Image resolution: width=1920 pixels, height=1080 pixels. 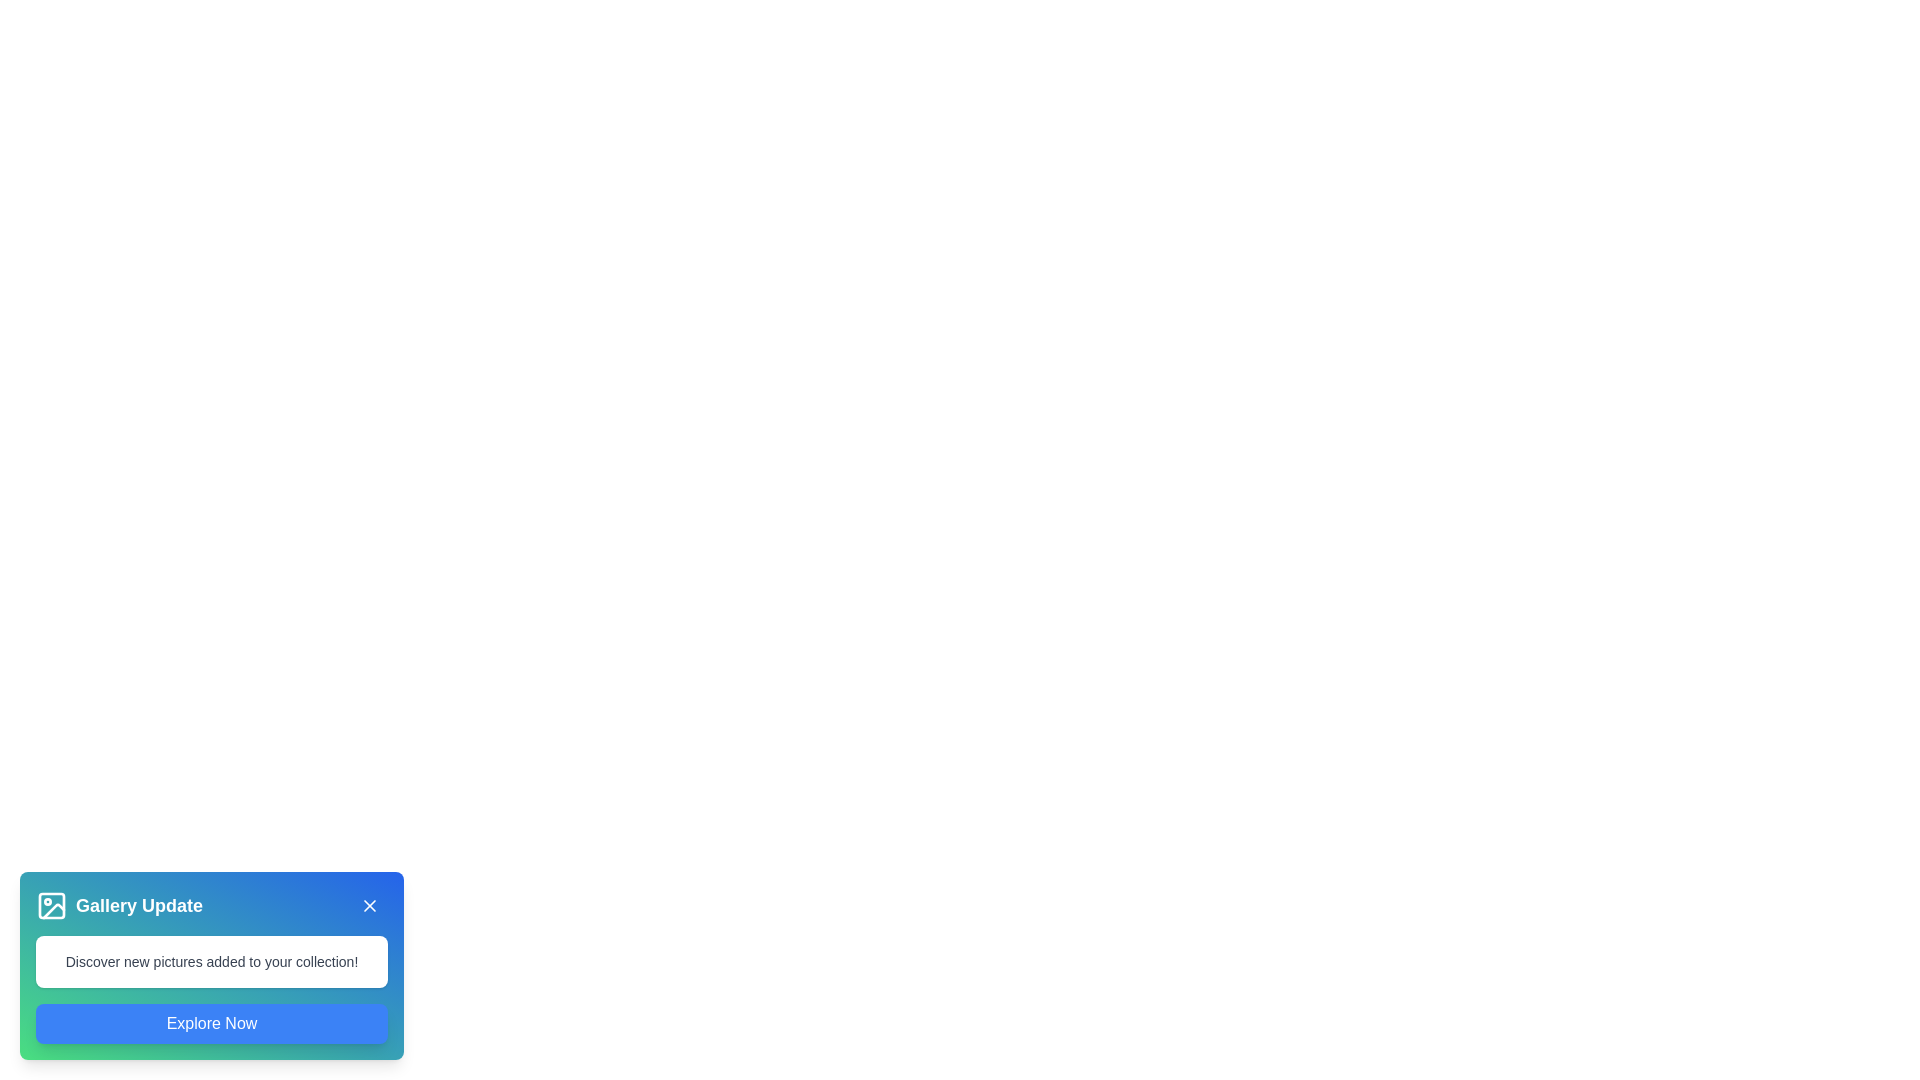 I want to click on the 'Explore Now' button to trigger the action, so click(x=211, y=1023).